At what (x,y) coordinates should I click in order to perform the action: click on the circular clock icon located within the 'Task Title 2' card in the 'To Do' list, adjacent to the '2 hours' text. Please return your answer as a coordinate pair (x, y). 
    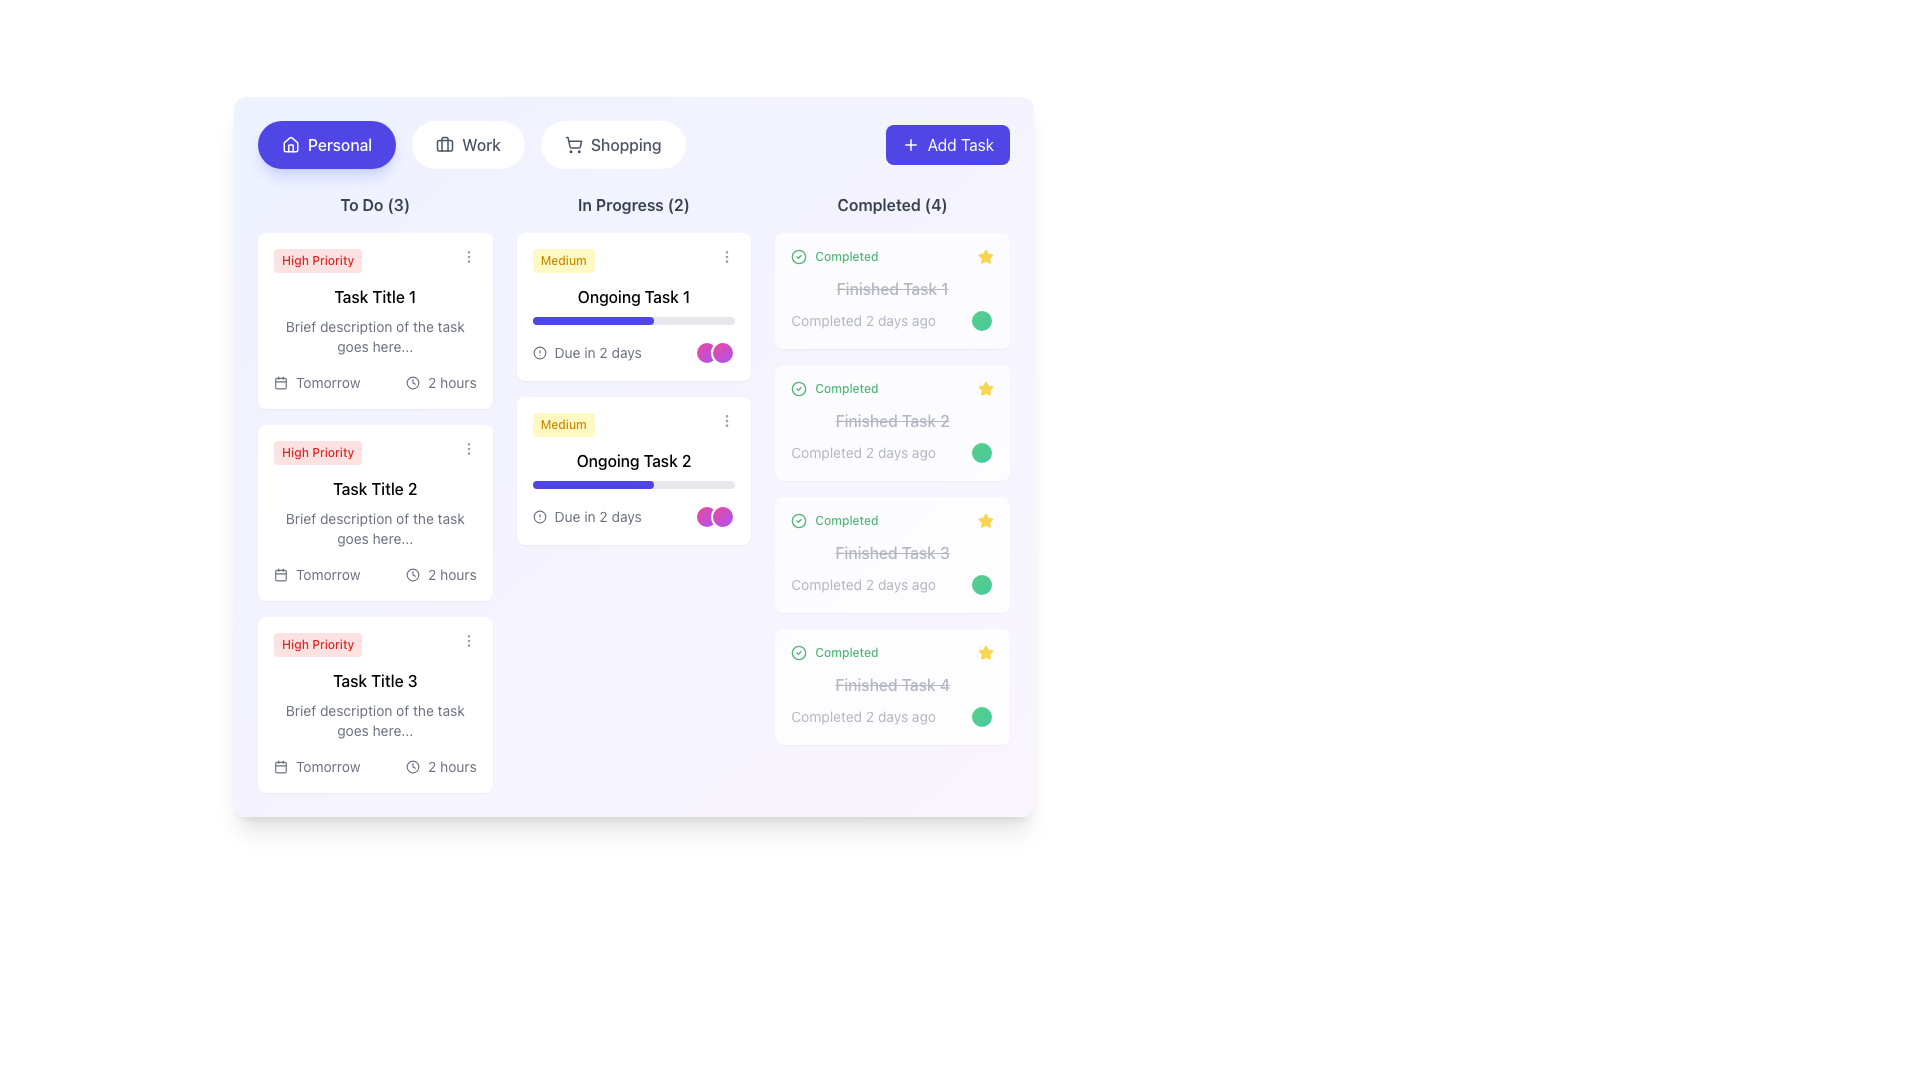
    Looking at the image, I should click on (412, 574).